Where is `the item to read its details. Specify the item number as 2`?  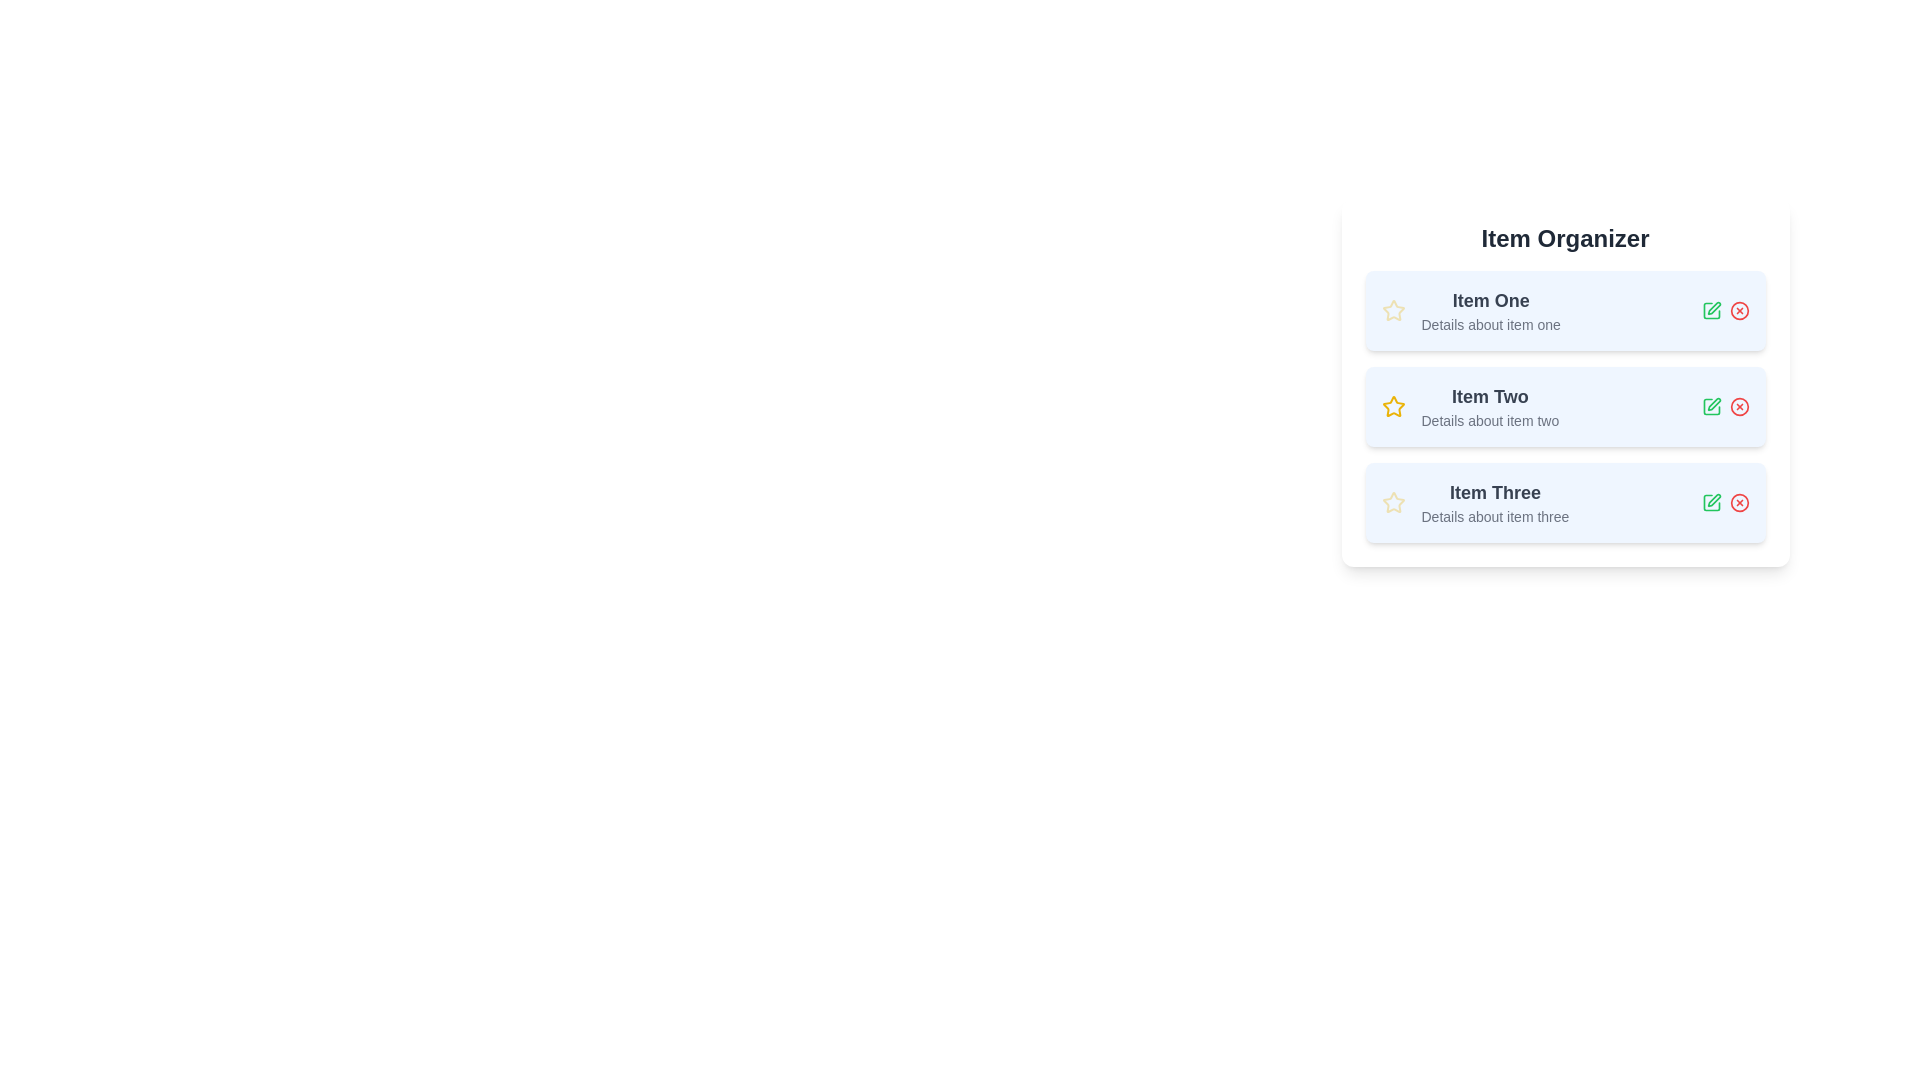
the item to read its details. Specify the item number as 2 is located at coordinates (1564, 406).